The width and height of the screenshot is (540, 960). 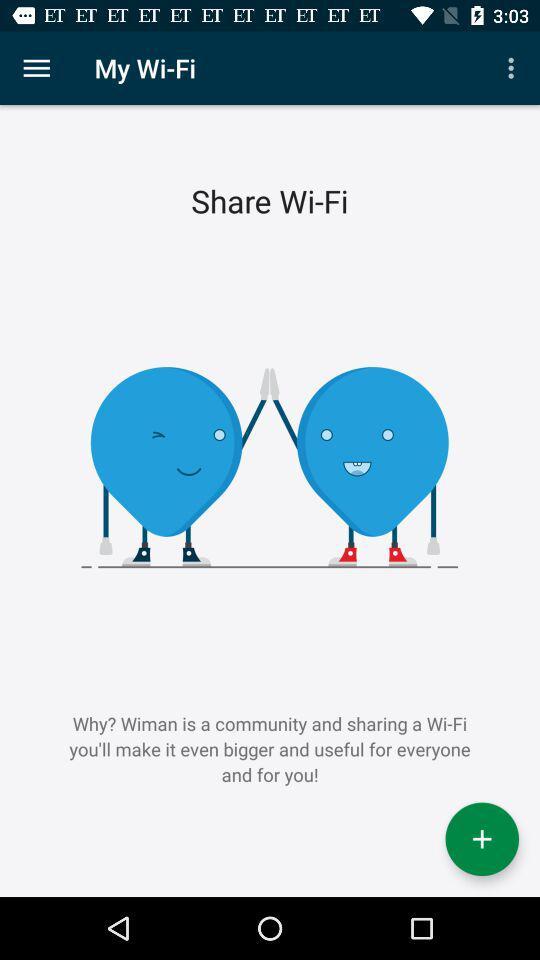 What do you see at coordinates (36, 68) in the screenshot?
I see `open the menu` at bounding box center [36, 68].